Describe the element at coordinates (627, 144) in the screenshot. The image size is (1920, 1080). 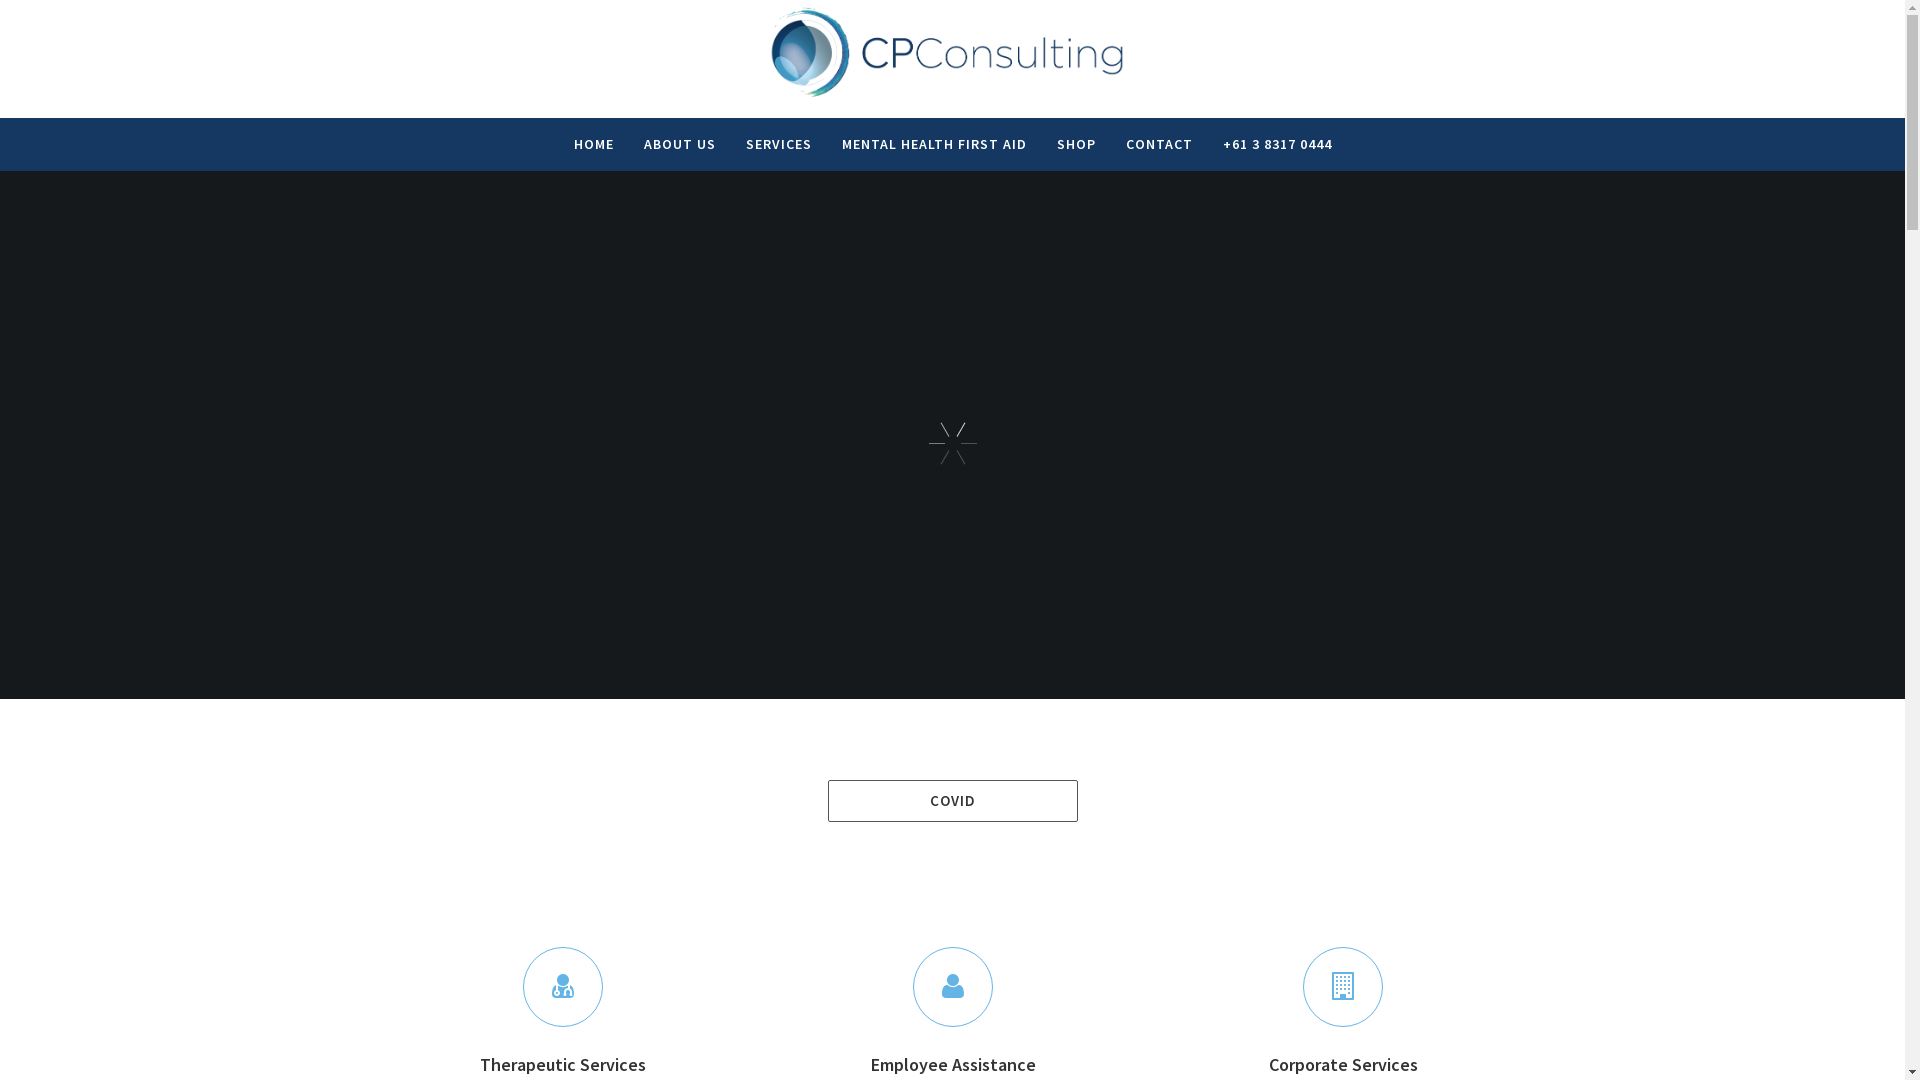
I see `'ABOUT US'` at that location.